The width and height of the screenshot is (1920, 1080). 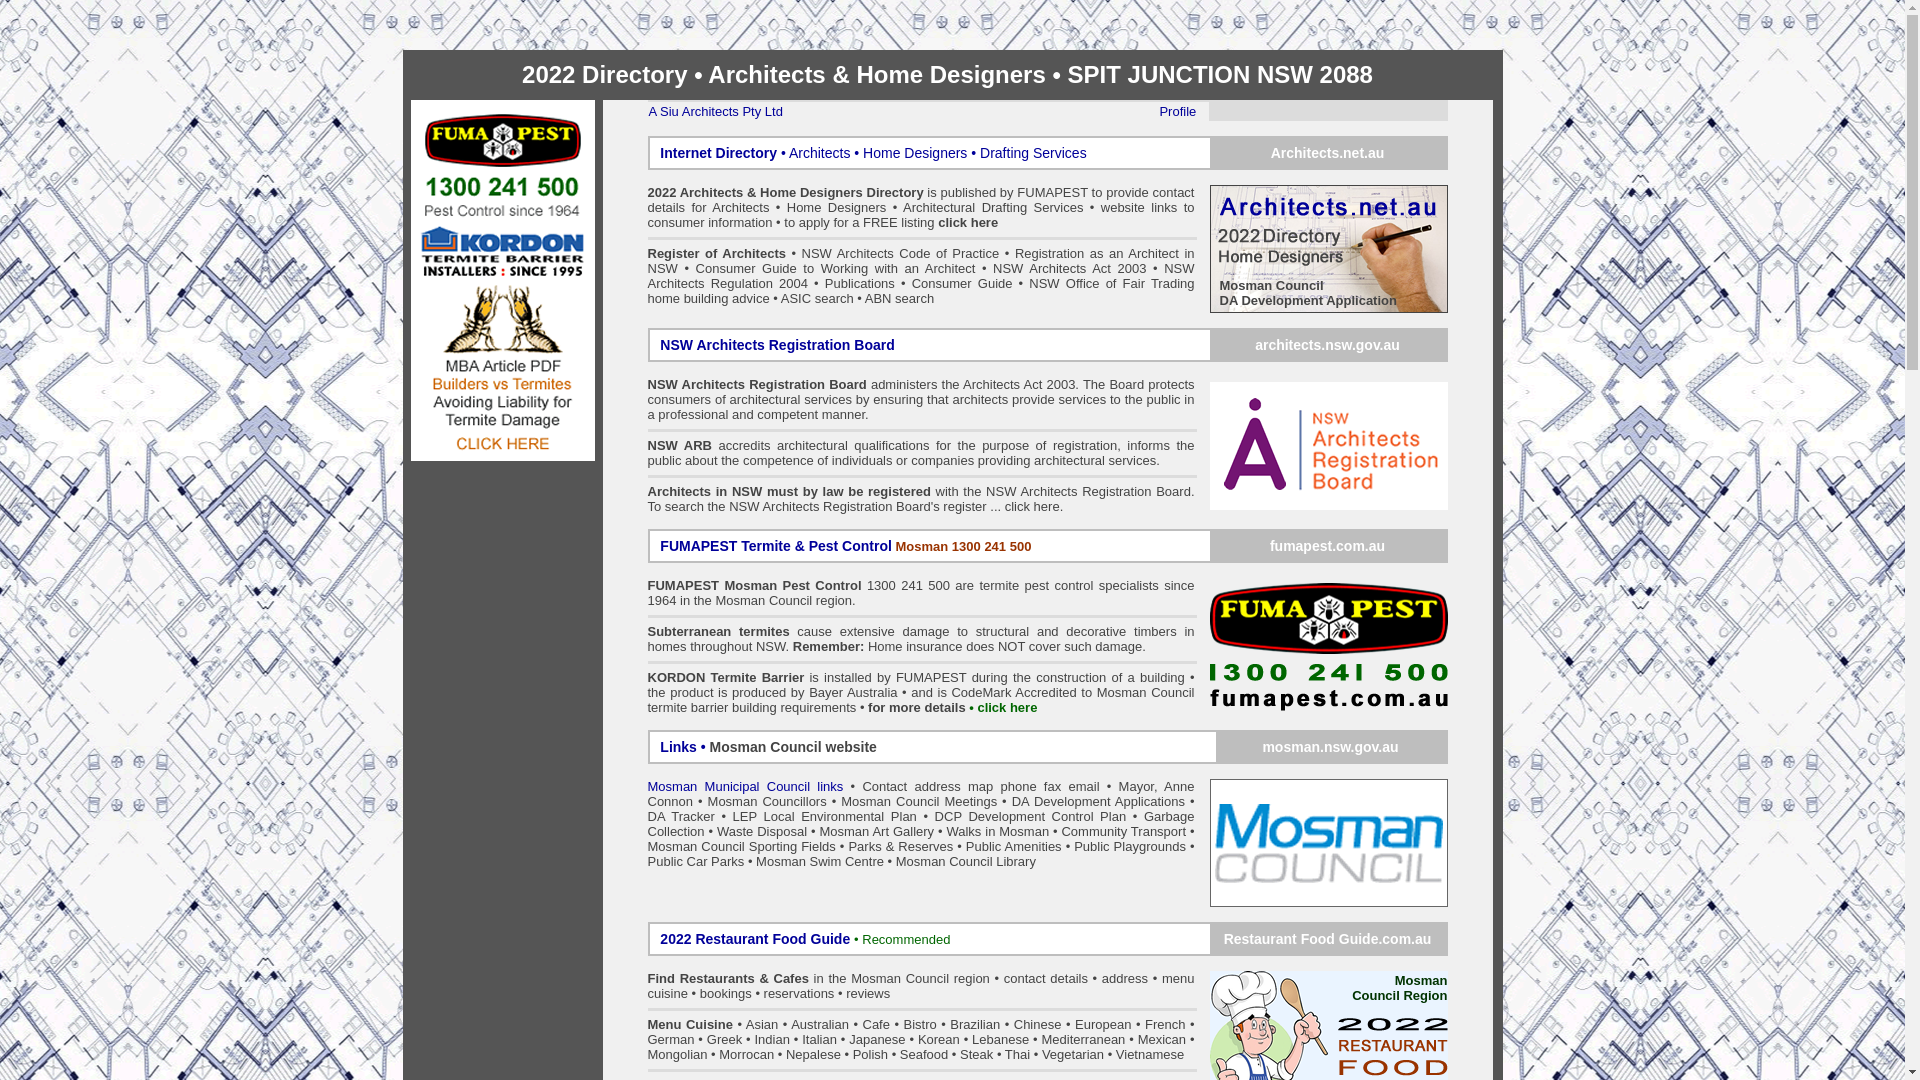 I want to click on 'Mosman Swim Centre', so click(x=820, y=860).